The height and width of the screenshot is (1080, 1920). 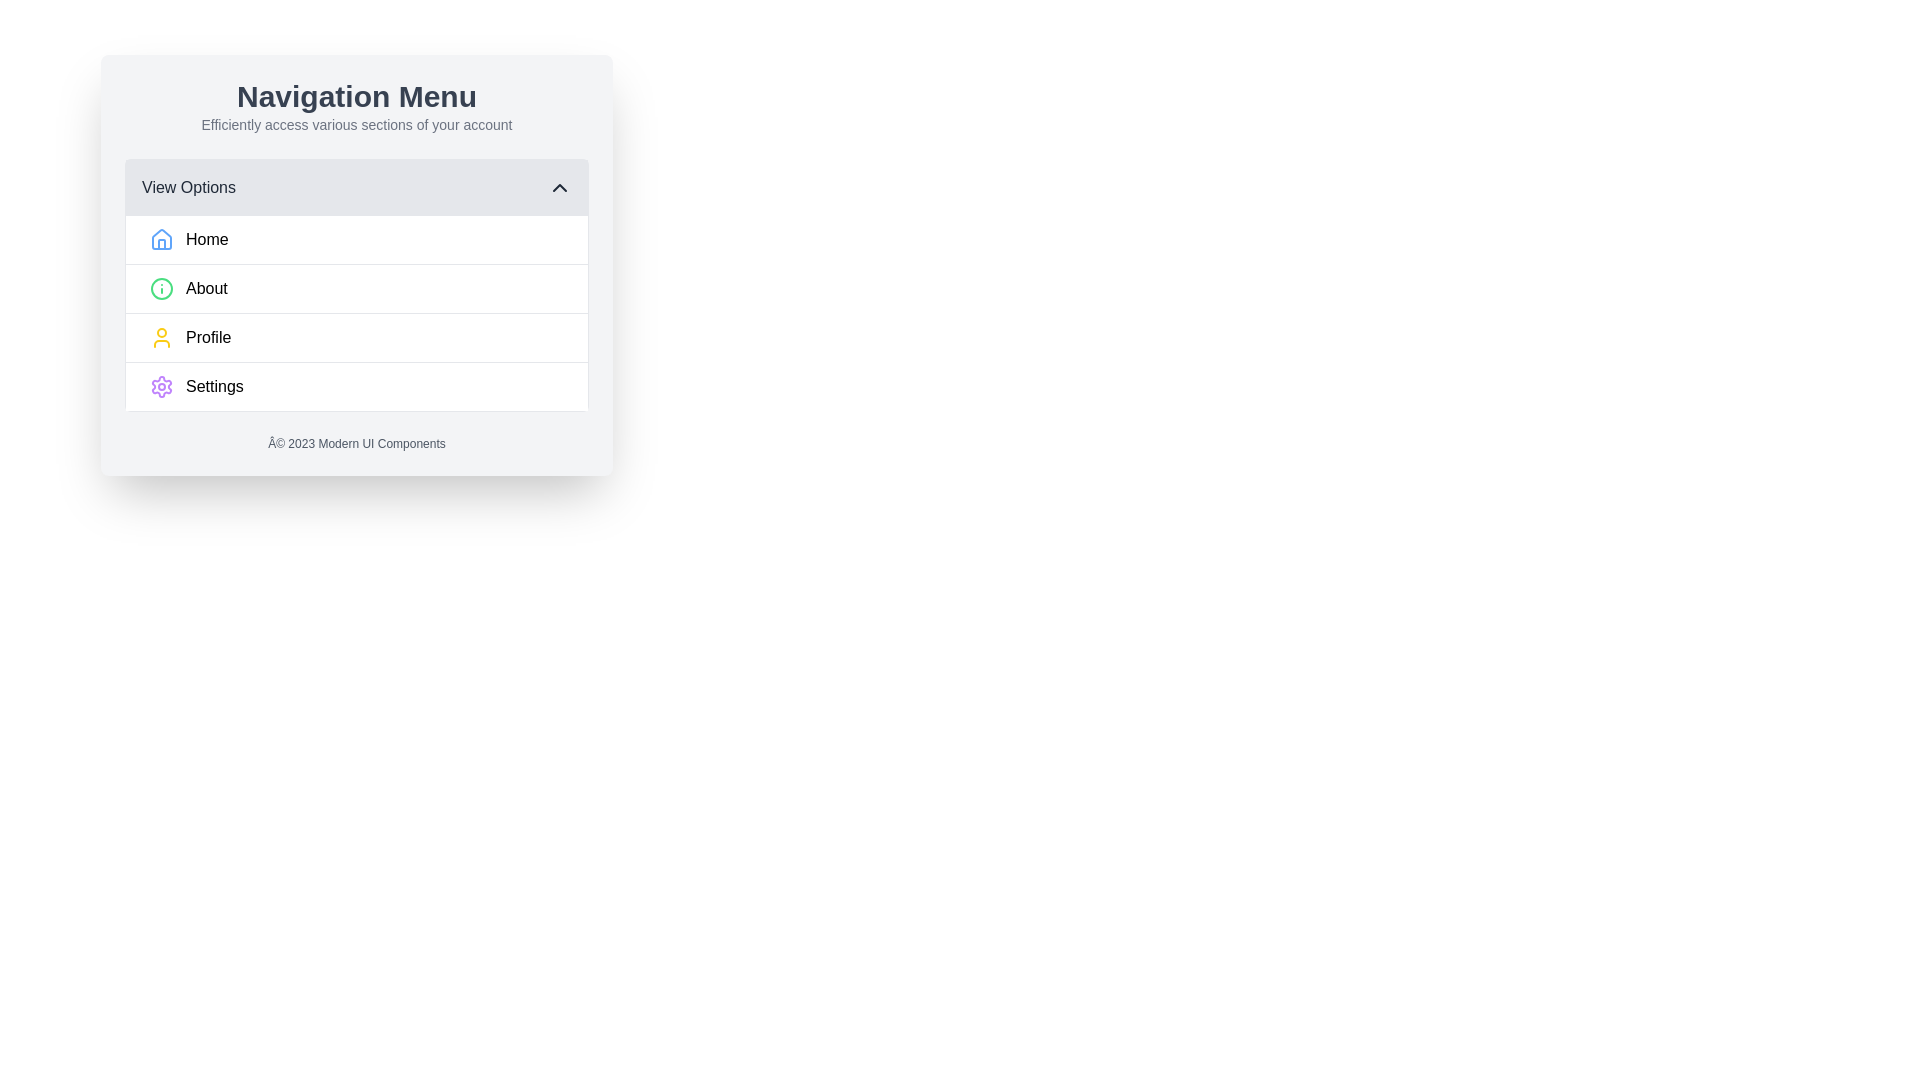 I want to click on the 'About' button in the vertical menu list under 'View Options', so click(x=356, y=285).